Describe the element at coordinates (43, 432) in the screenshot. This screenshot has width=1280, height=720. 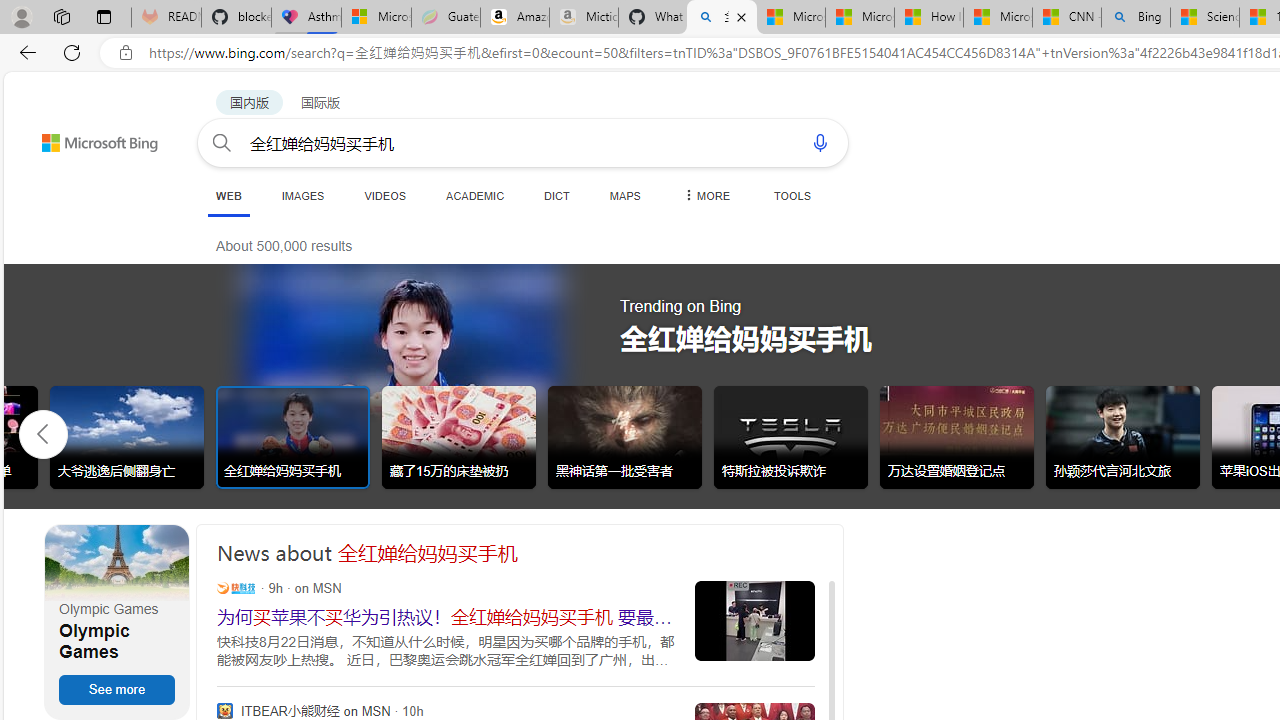
I see `'AutomationID: tob_left_arrow'` at that location.